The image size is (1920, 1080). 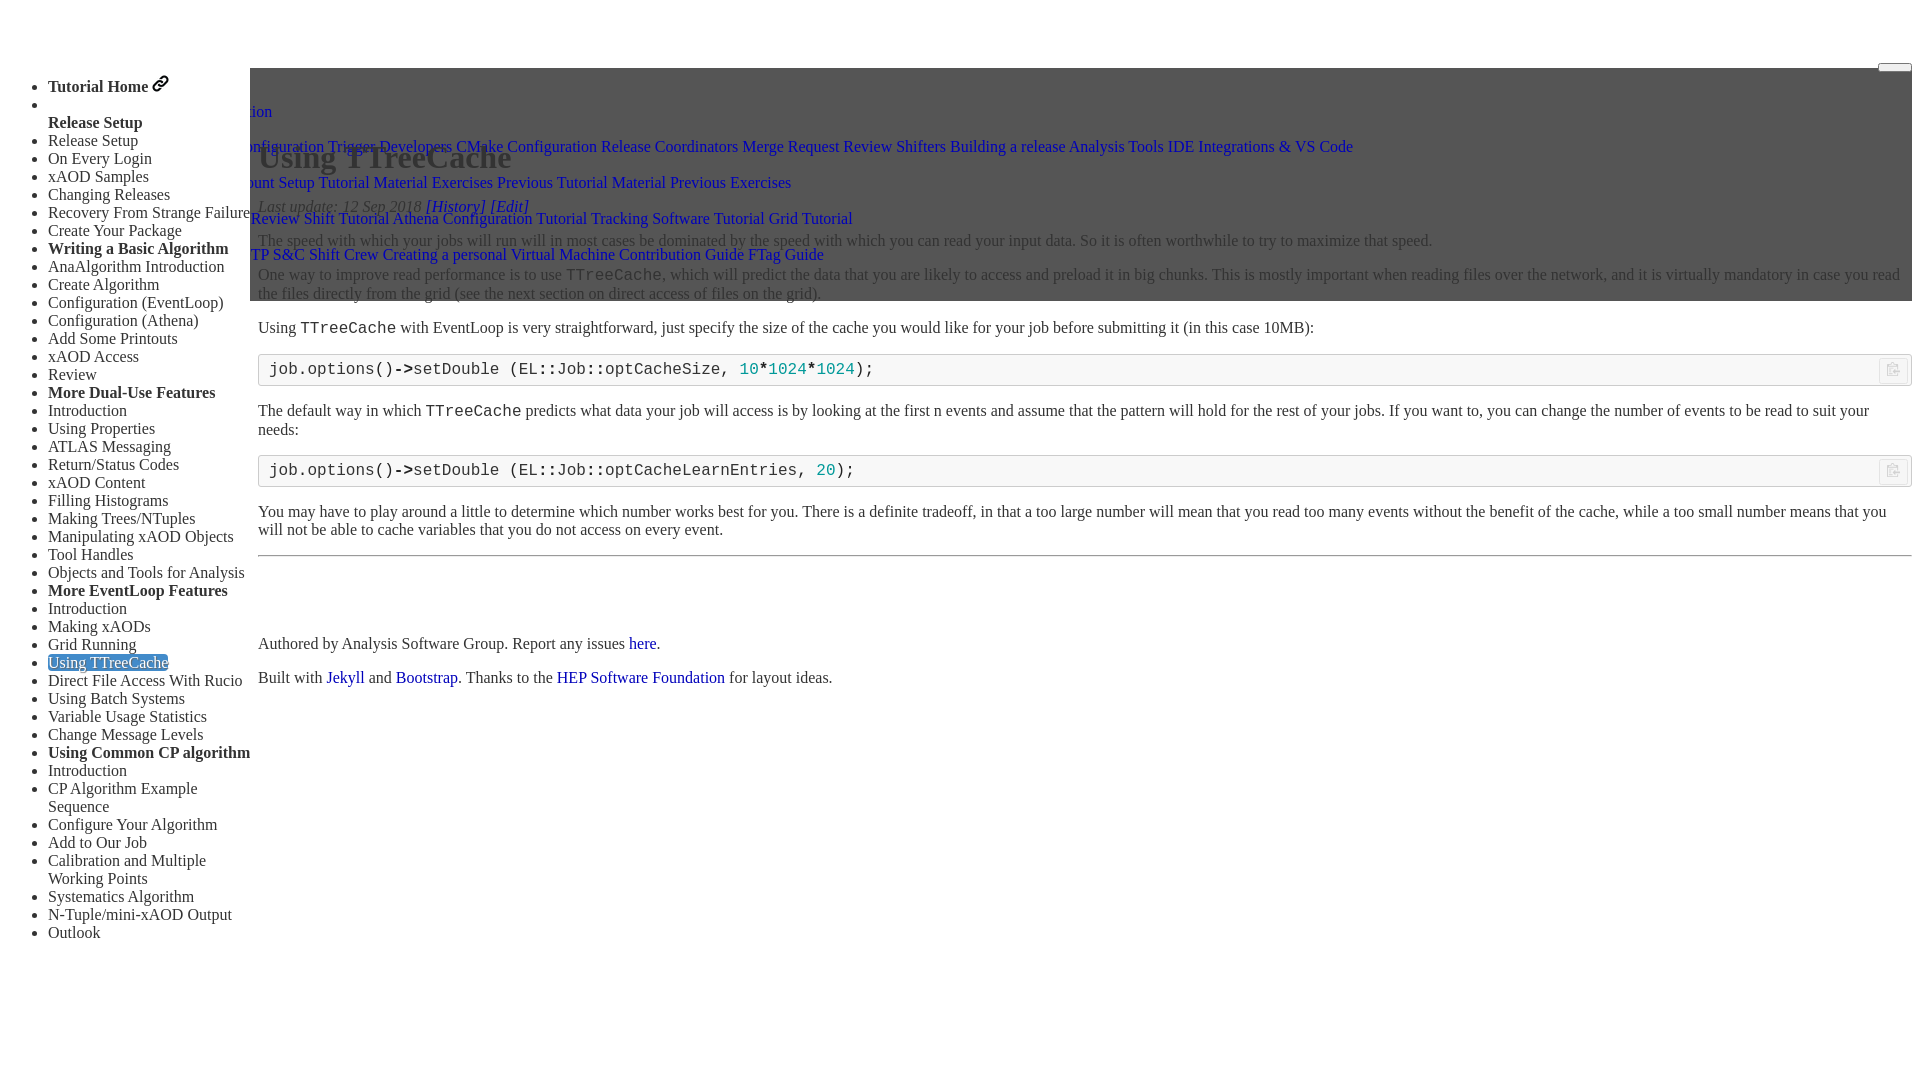 I want to click on 'Changing Releases', so click(x=48, y=194).